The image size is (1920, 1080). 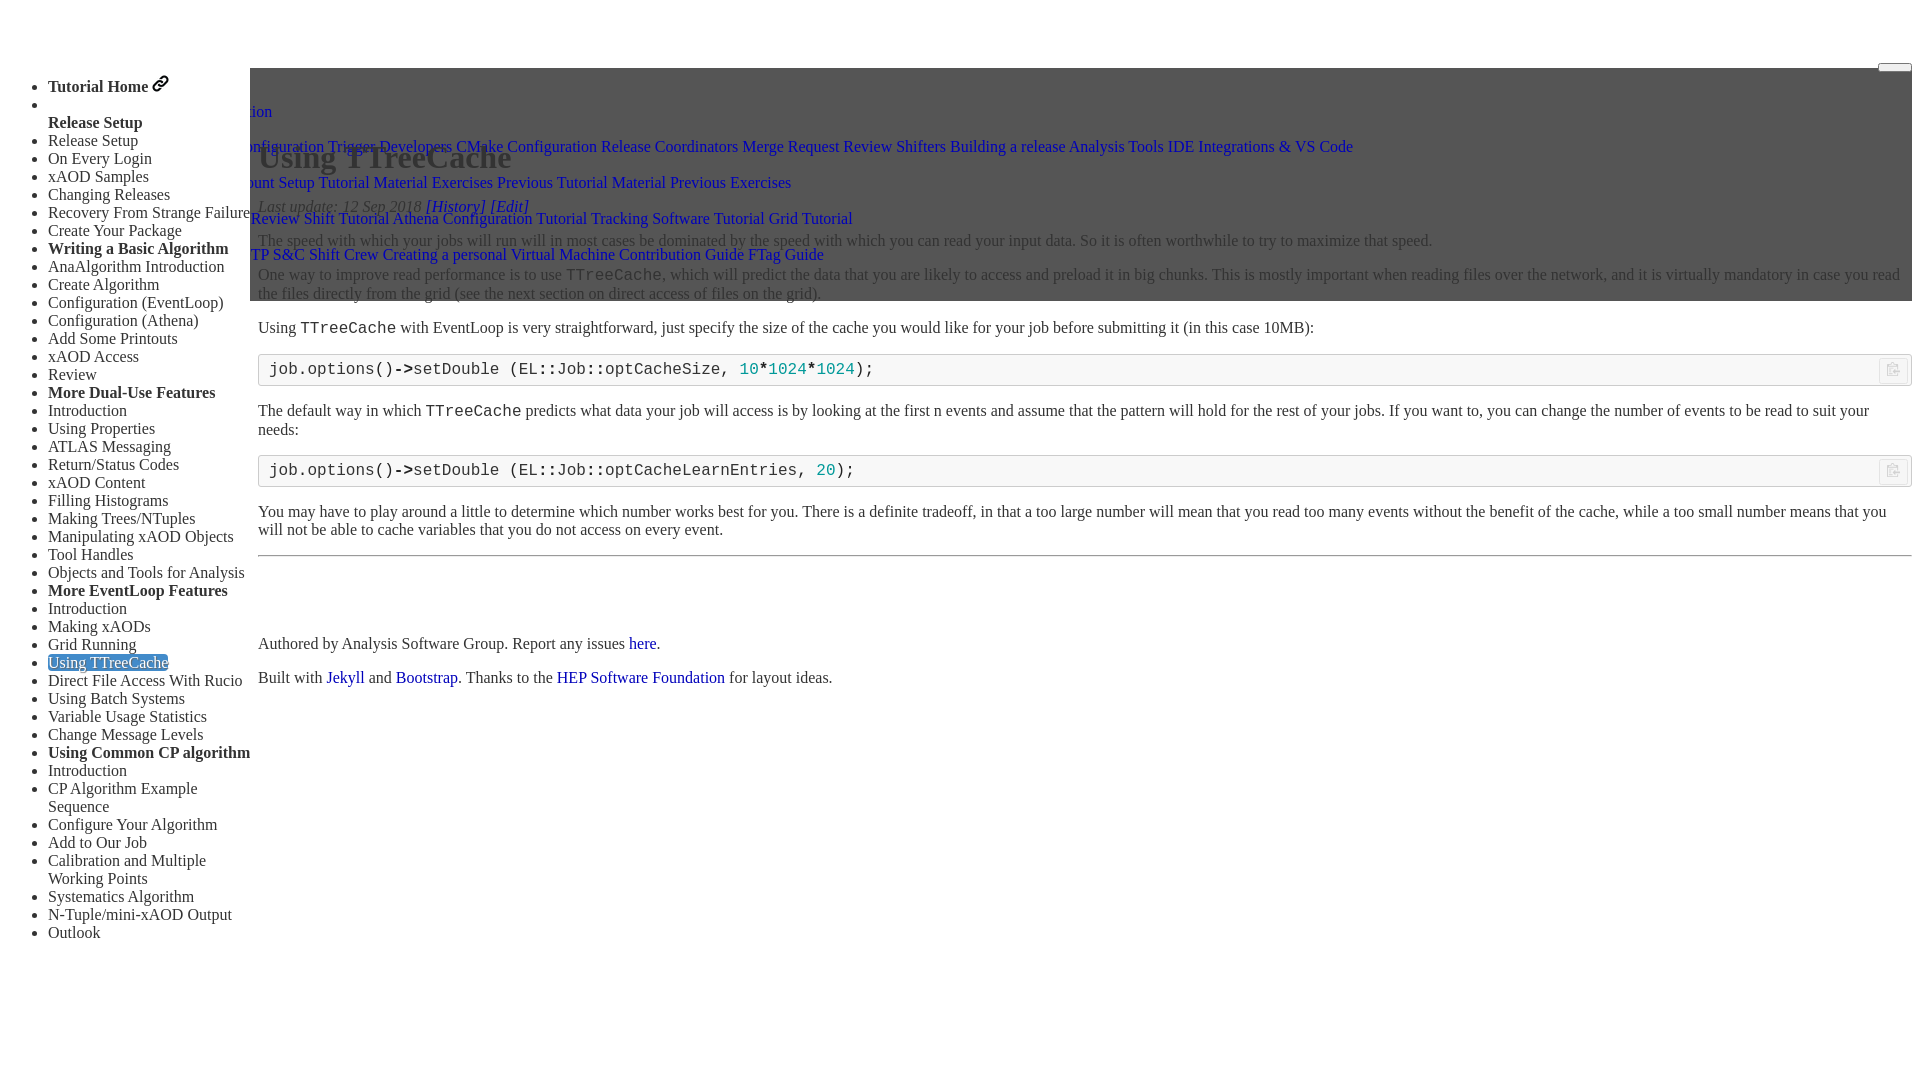 I want to click on 'Changing Releases', so click(x=48, y=194).